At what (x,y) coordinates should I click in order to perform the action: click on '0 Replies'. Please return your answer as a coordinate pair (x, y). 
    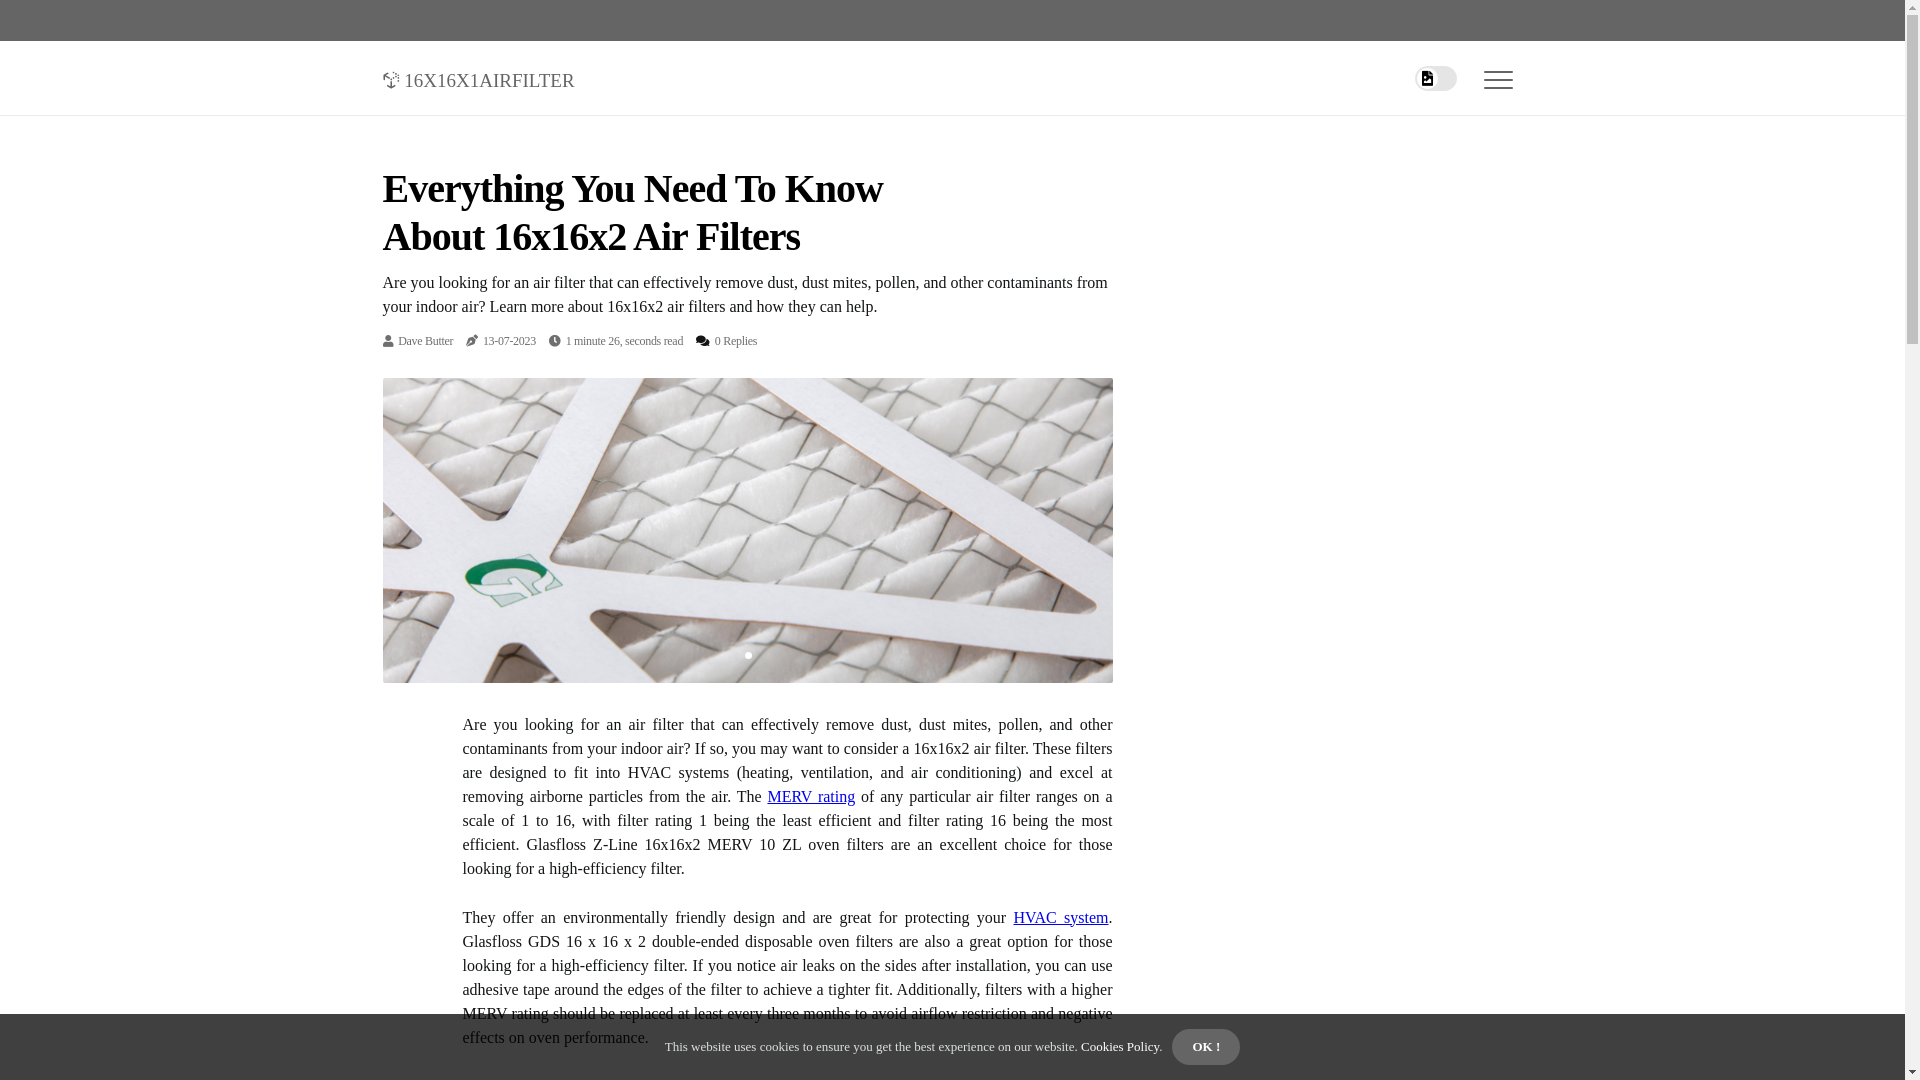
    Looking at the image, I should click on (734, 339).